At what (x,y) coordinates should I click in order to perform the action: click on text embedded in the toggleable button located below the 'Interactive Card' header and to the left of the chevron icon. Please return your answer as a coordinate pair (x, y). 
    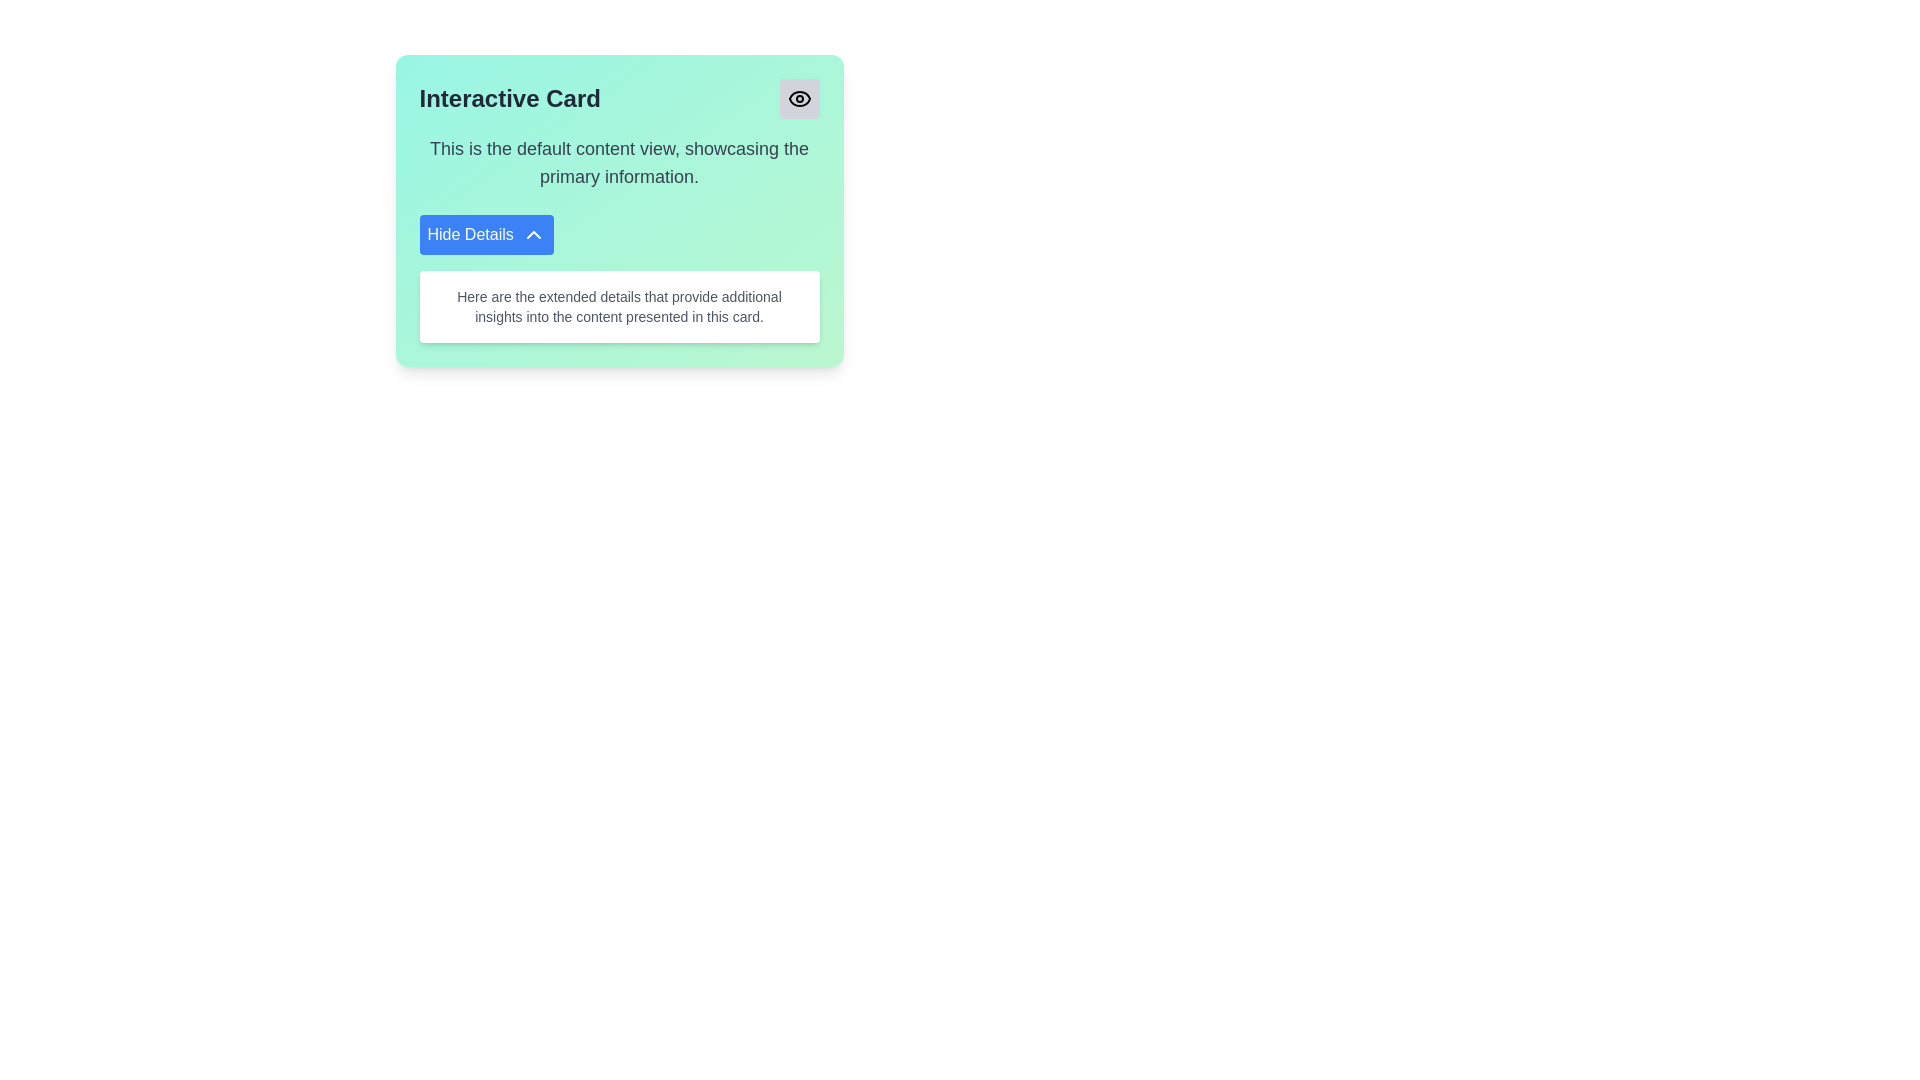
    Looking at the image, I should click on (469, 234).